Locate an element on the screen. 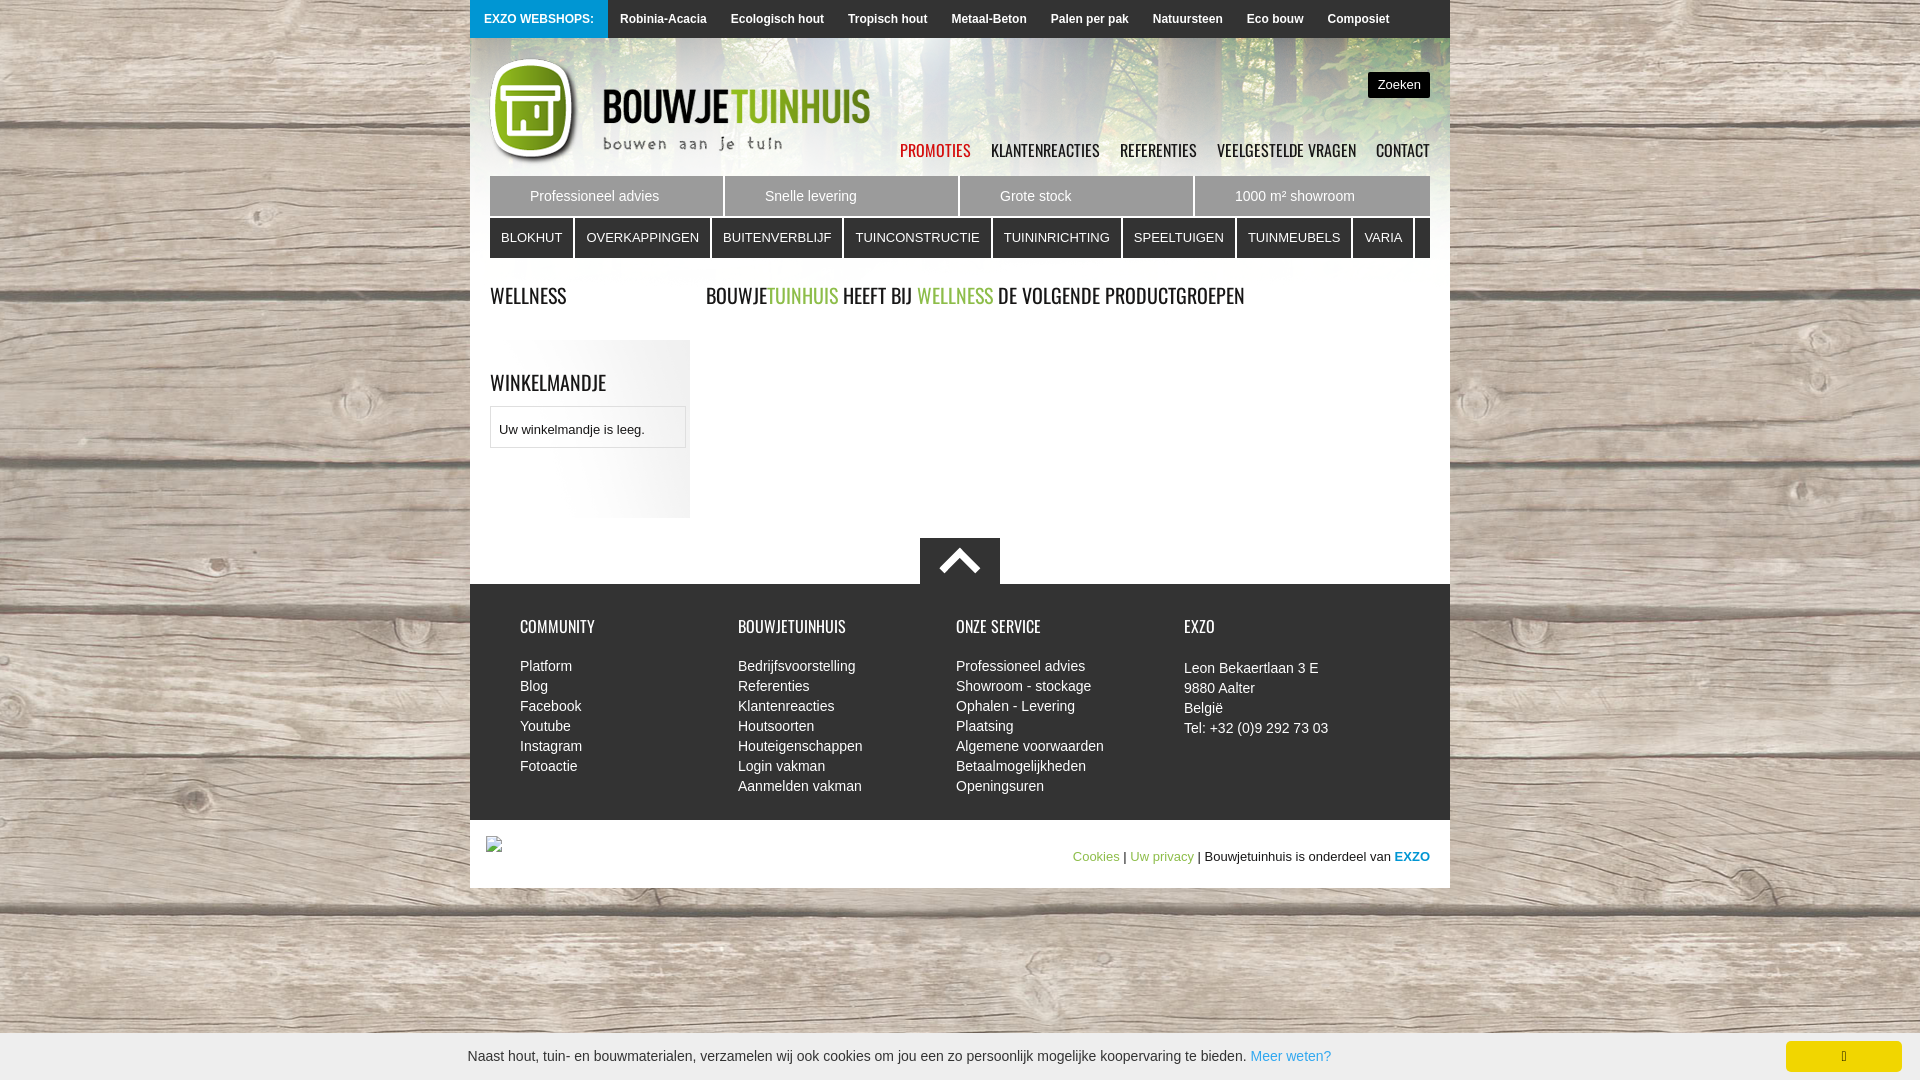 Image resolution: width=1920 pixels, height=1080 pixels. 'Betaalmogelijkheden' is located at coordinates (1049, 765).